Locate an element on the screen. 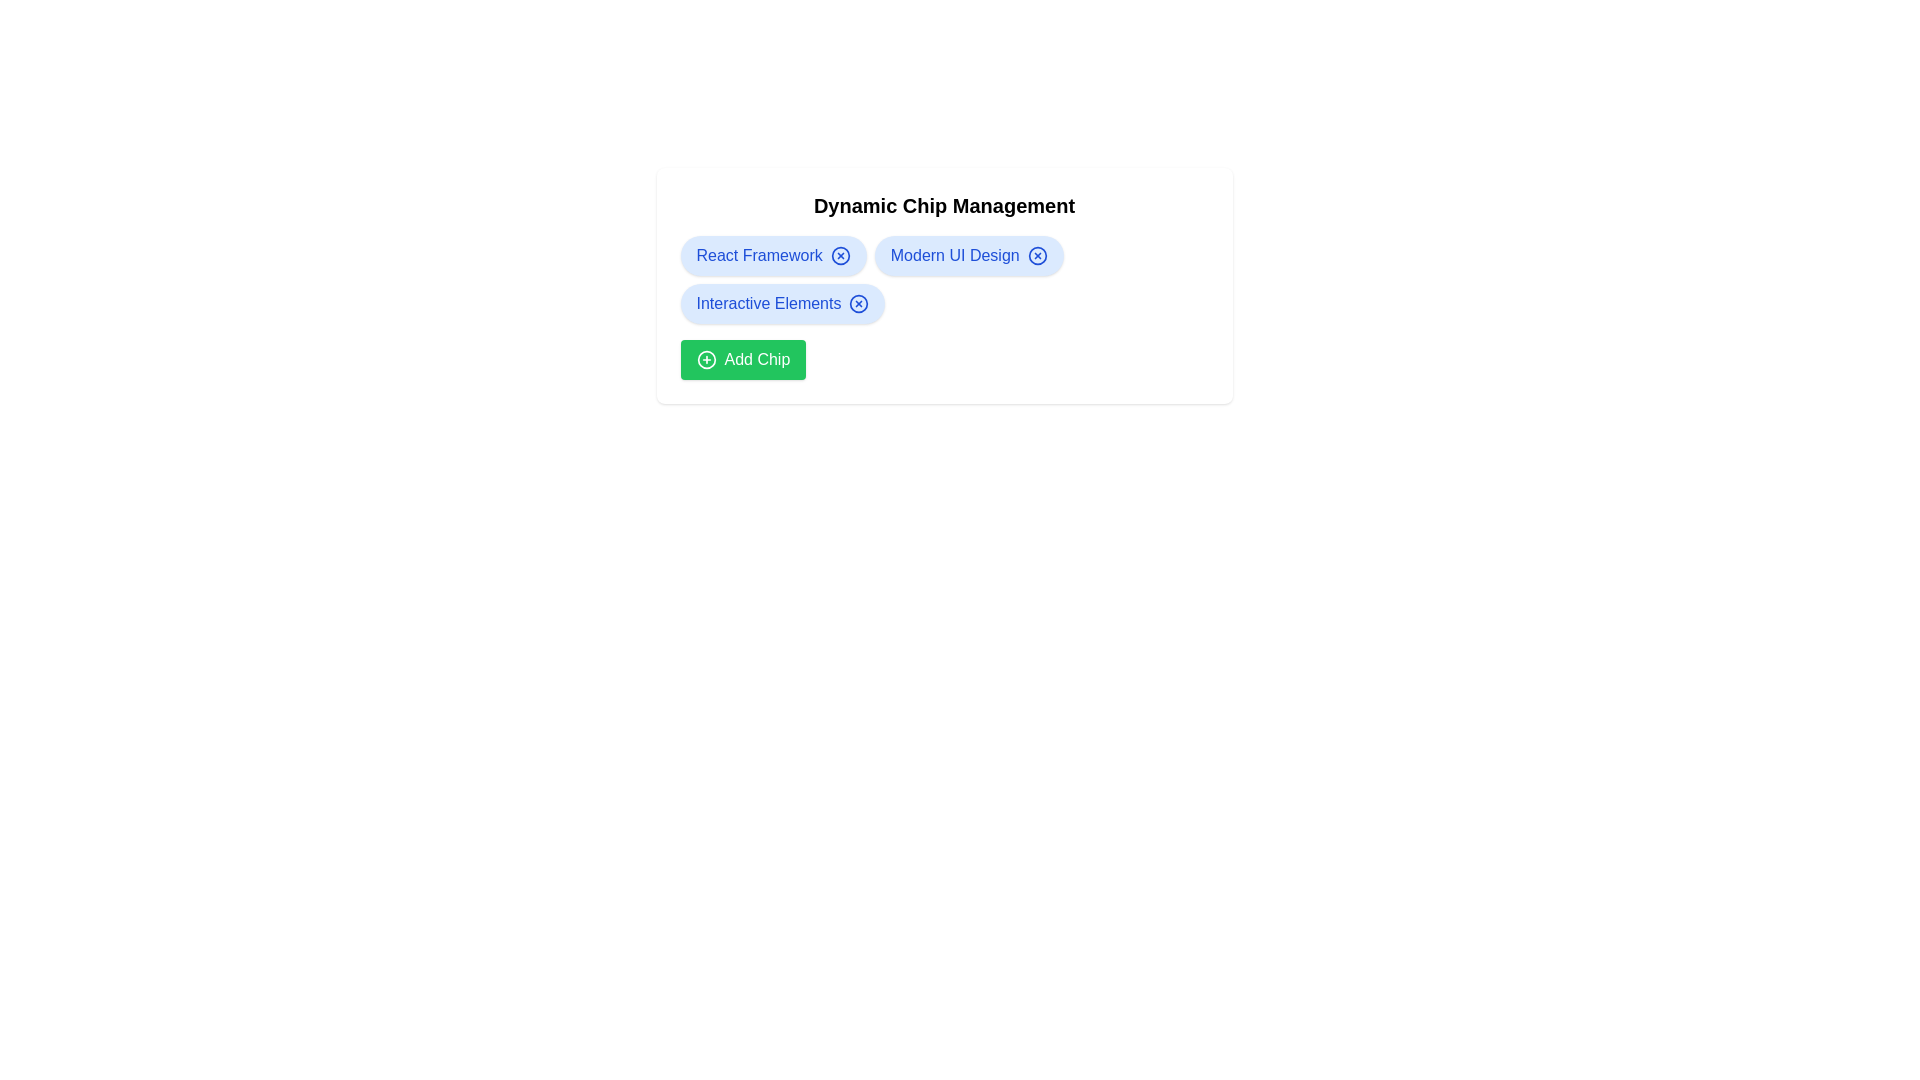 The height and width of the screenshot is (1080, 1920). close button on the chip labeled Modern UI Design to remove it is located at coordinates (1037, 254).